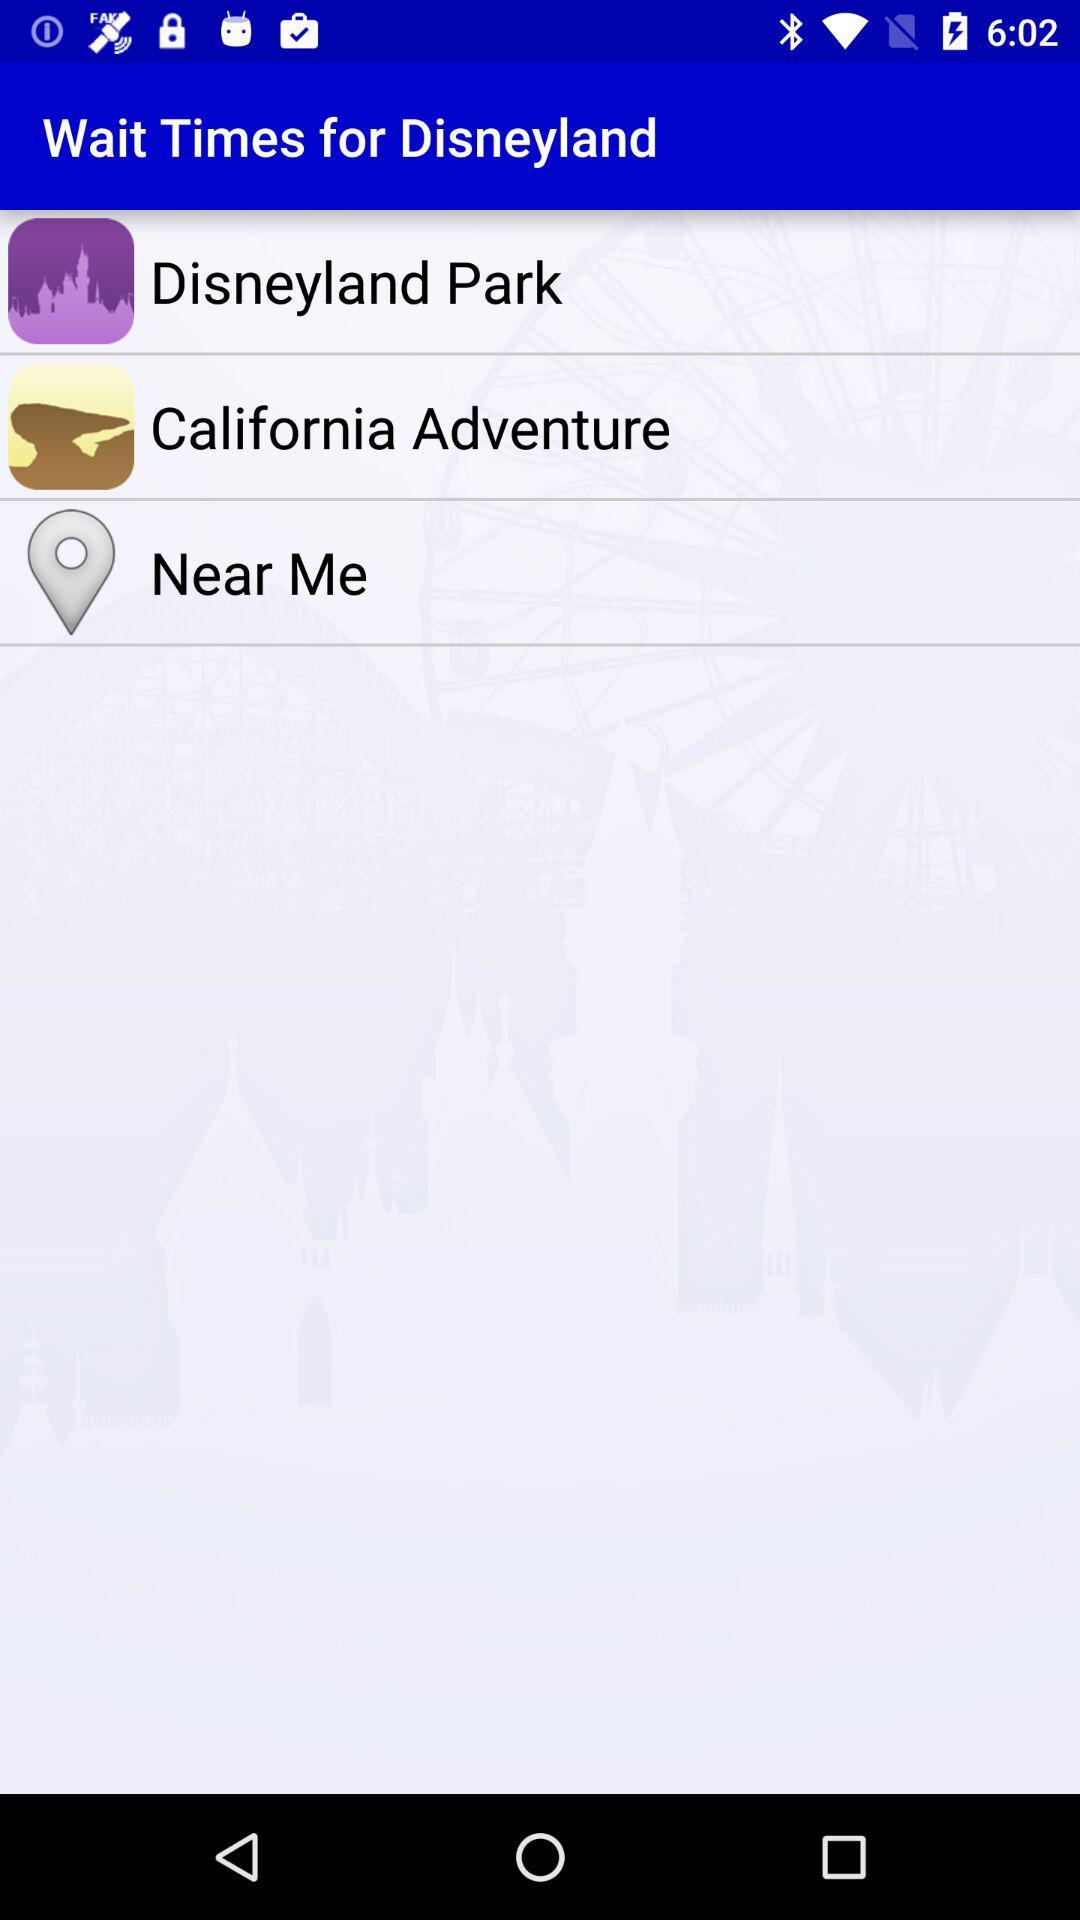  I want to click on the near me, so click(609, 571).